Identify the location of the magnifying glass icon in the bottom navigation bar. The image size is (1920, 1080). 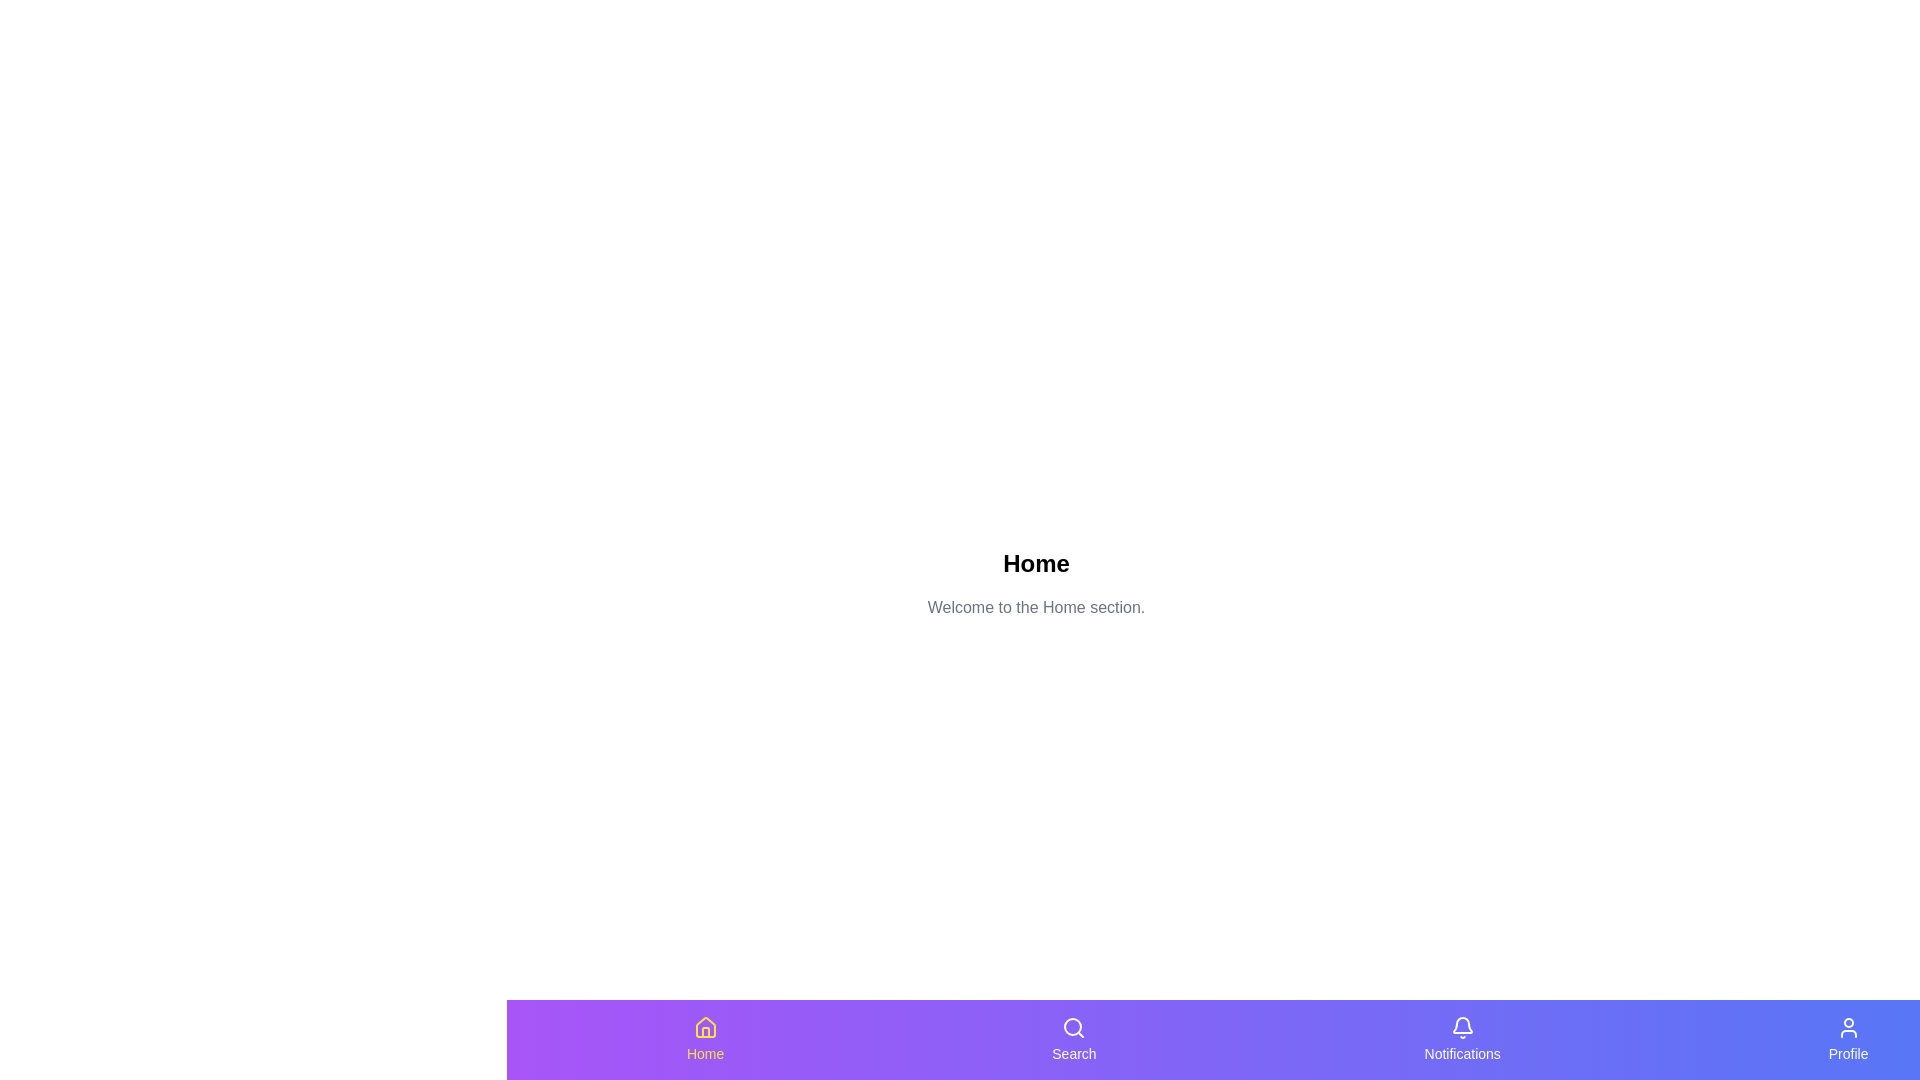
(1073, 1028).